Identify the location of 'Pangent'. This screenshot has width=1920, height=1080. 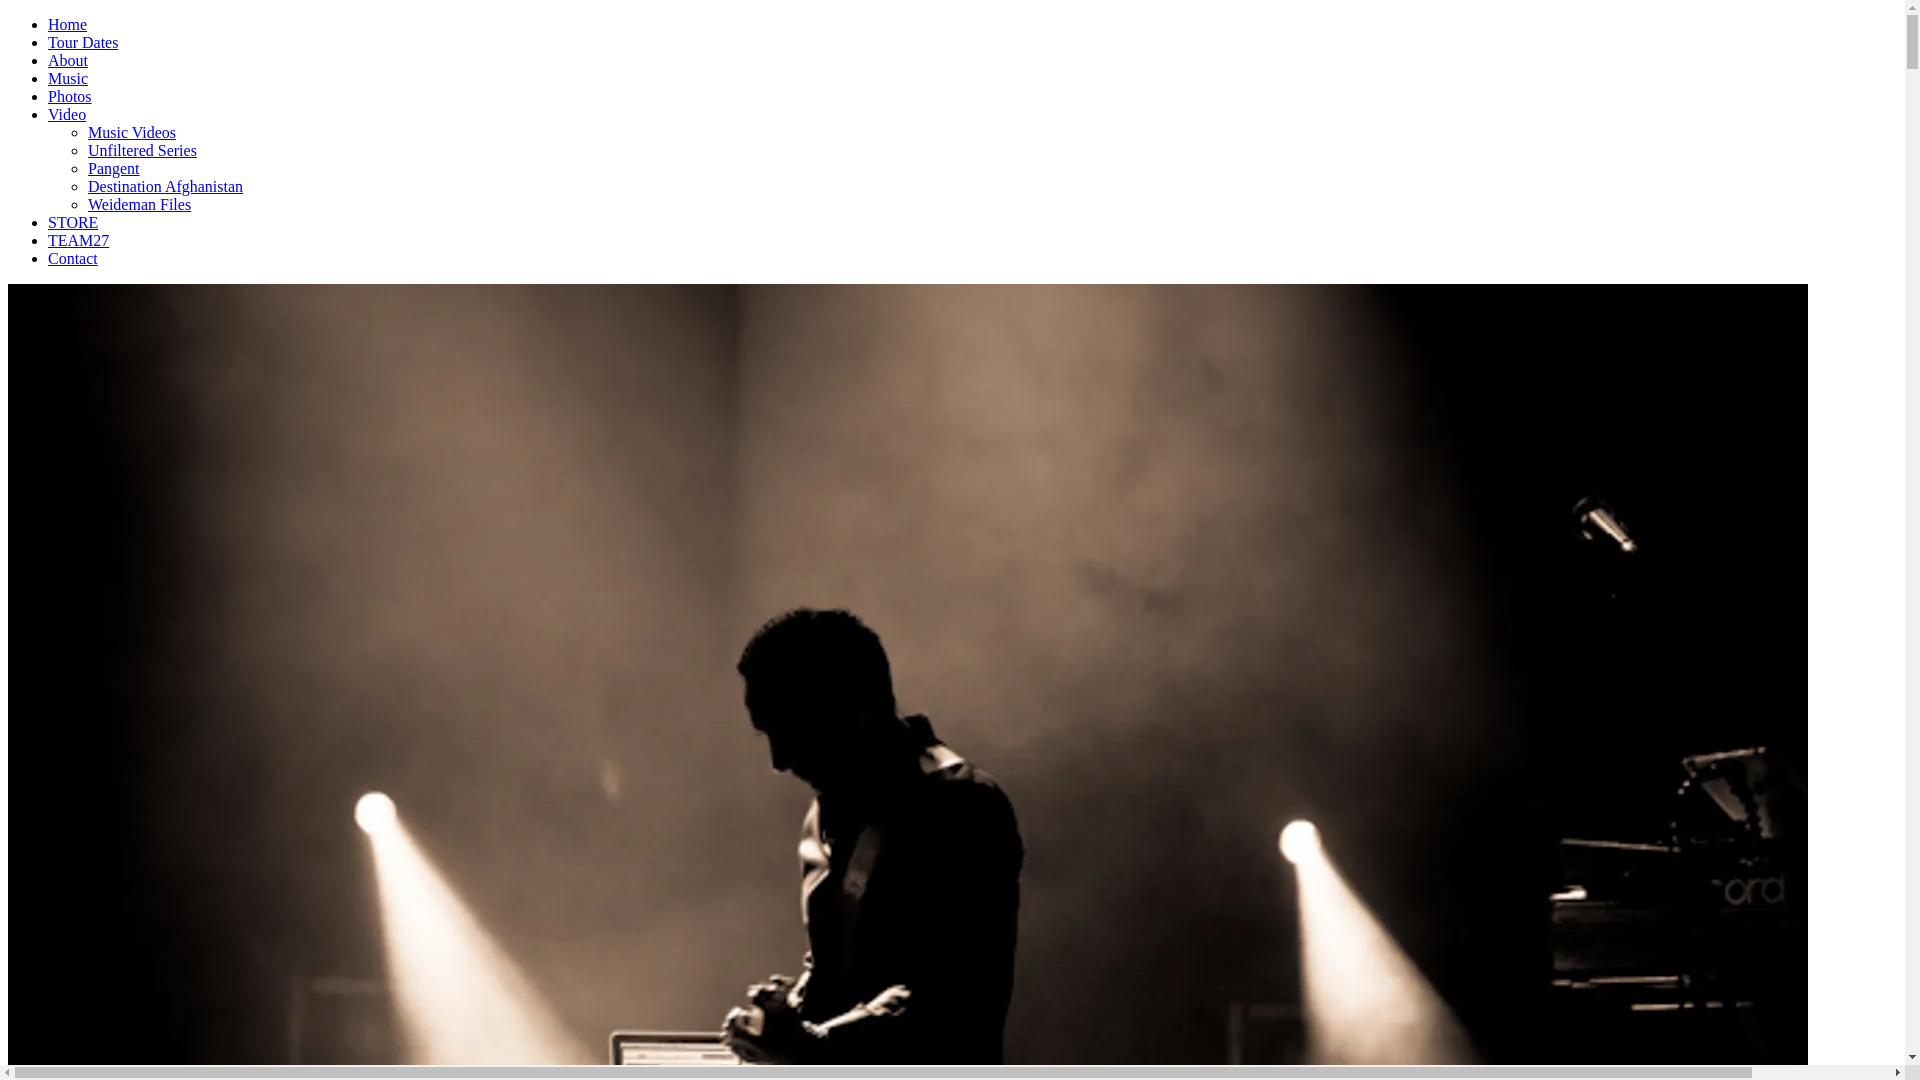
(113, 167).